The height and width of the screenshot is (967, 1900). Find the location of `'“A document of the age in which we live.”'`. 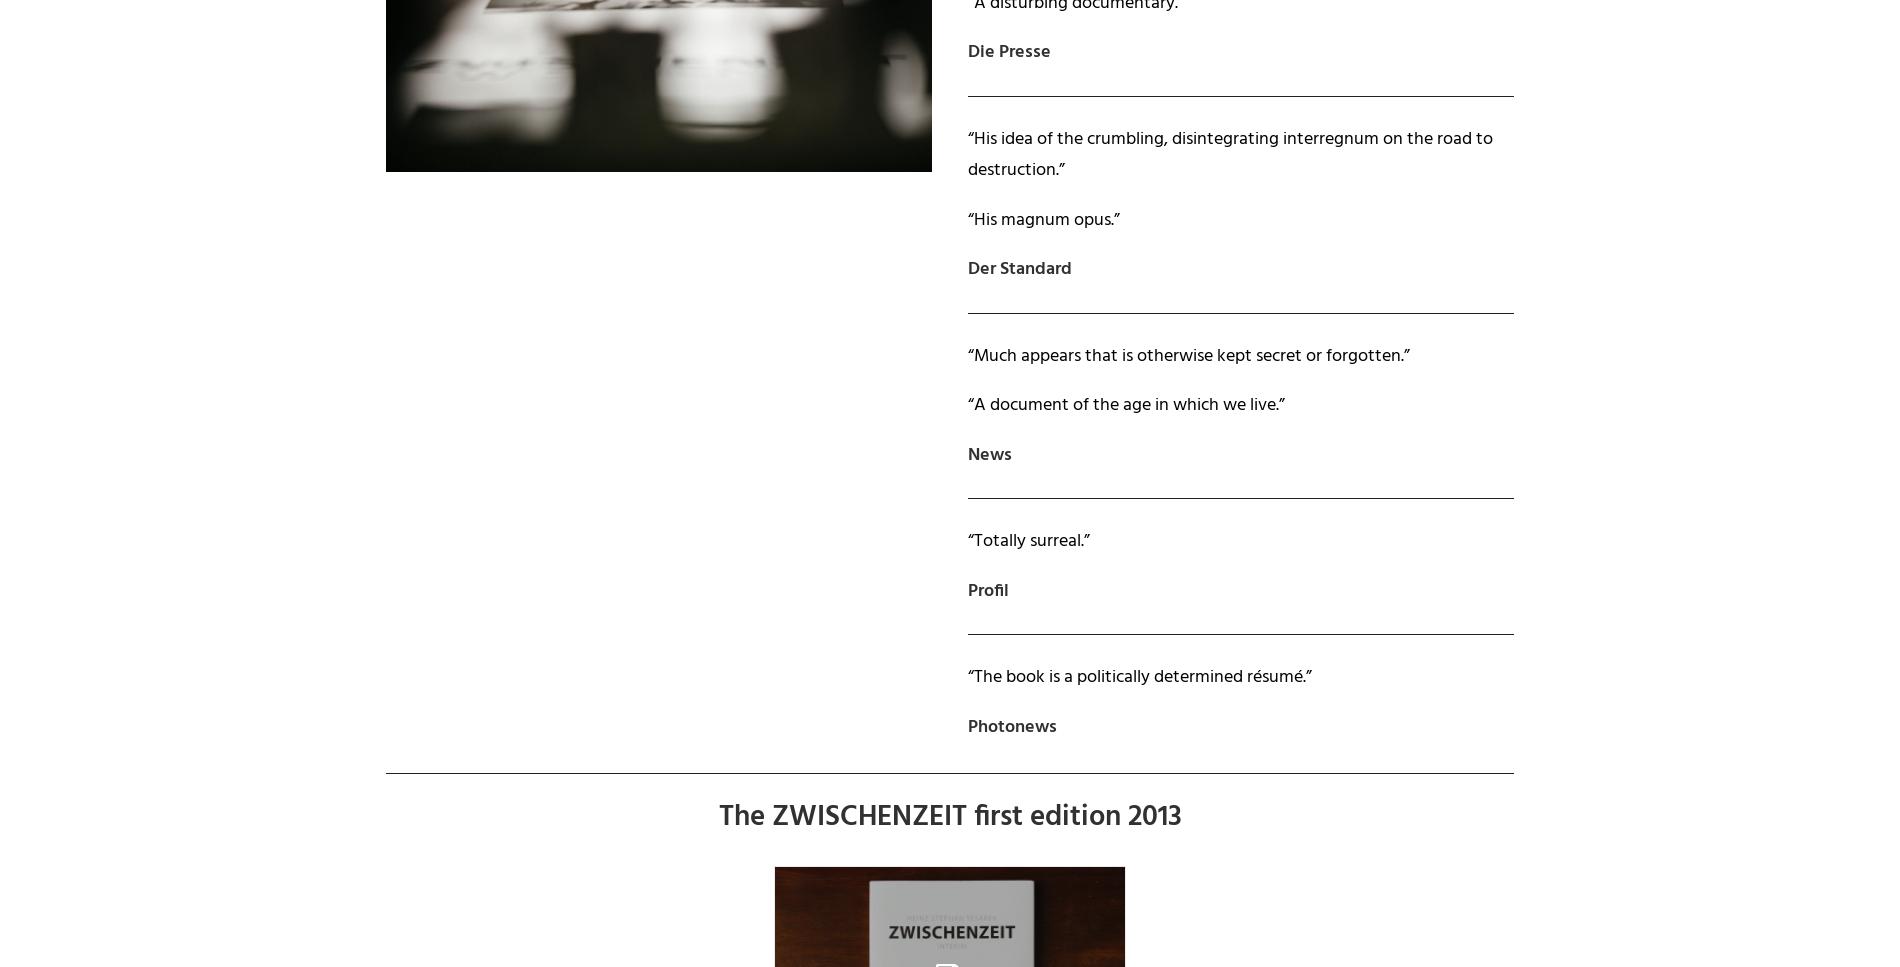

'“A document of the age in which we live.”' is located at coordinates (1126, 405).